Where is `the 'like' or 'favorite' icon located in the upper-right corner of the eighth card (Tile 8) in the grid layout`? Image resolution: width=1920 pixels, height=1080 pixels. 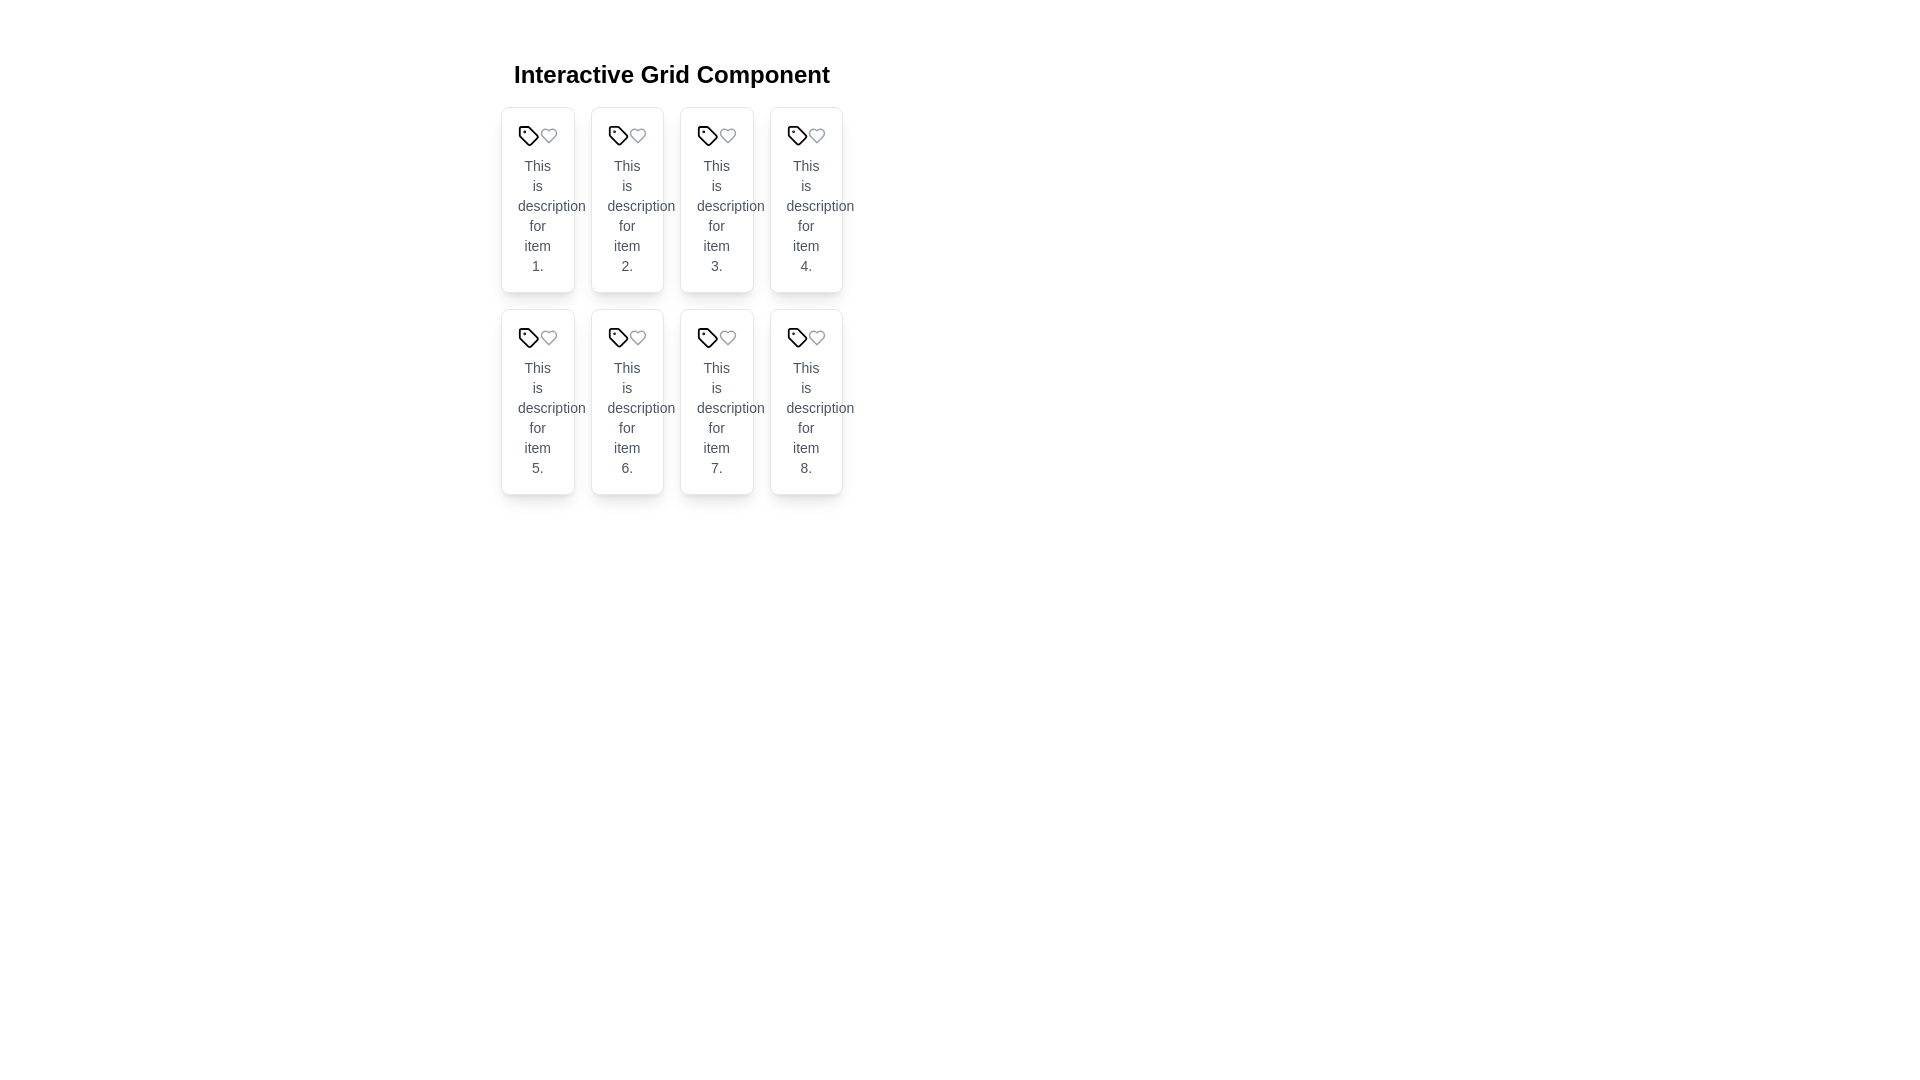 the 'like' or 'favorite' icon located in the upper-right corner of the eighth card (Tile 8) in the grid layout is located at coordinates (816, 337).